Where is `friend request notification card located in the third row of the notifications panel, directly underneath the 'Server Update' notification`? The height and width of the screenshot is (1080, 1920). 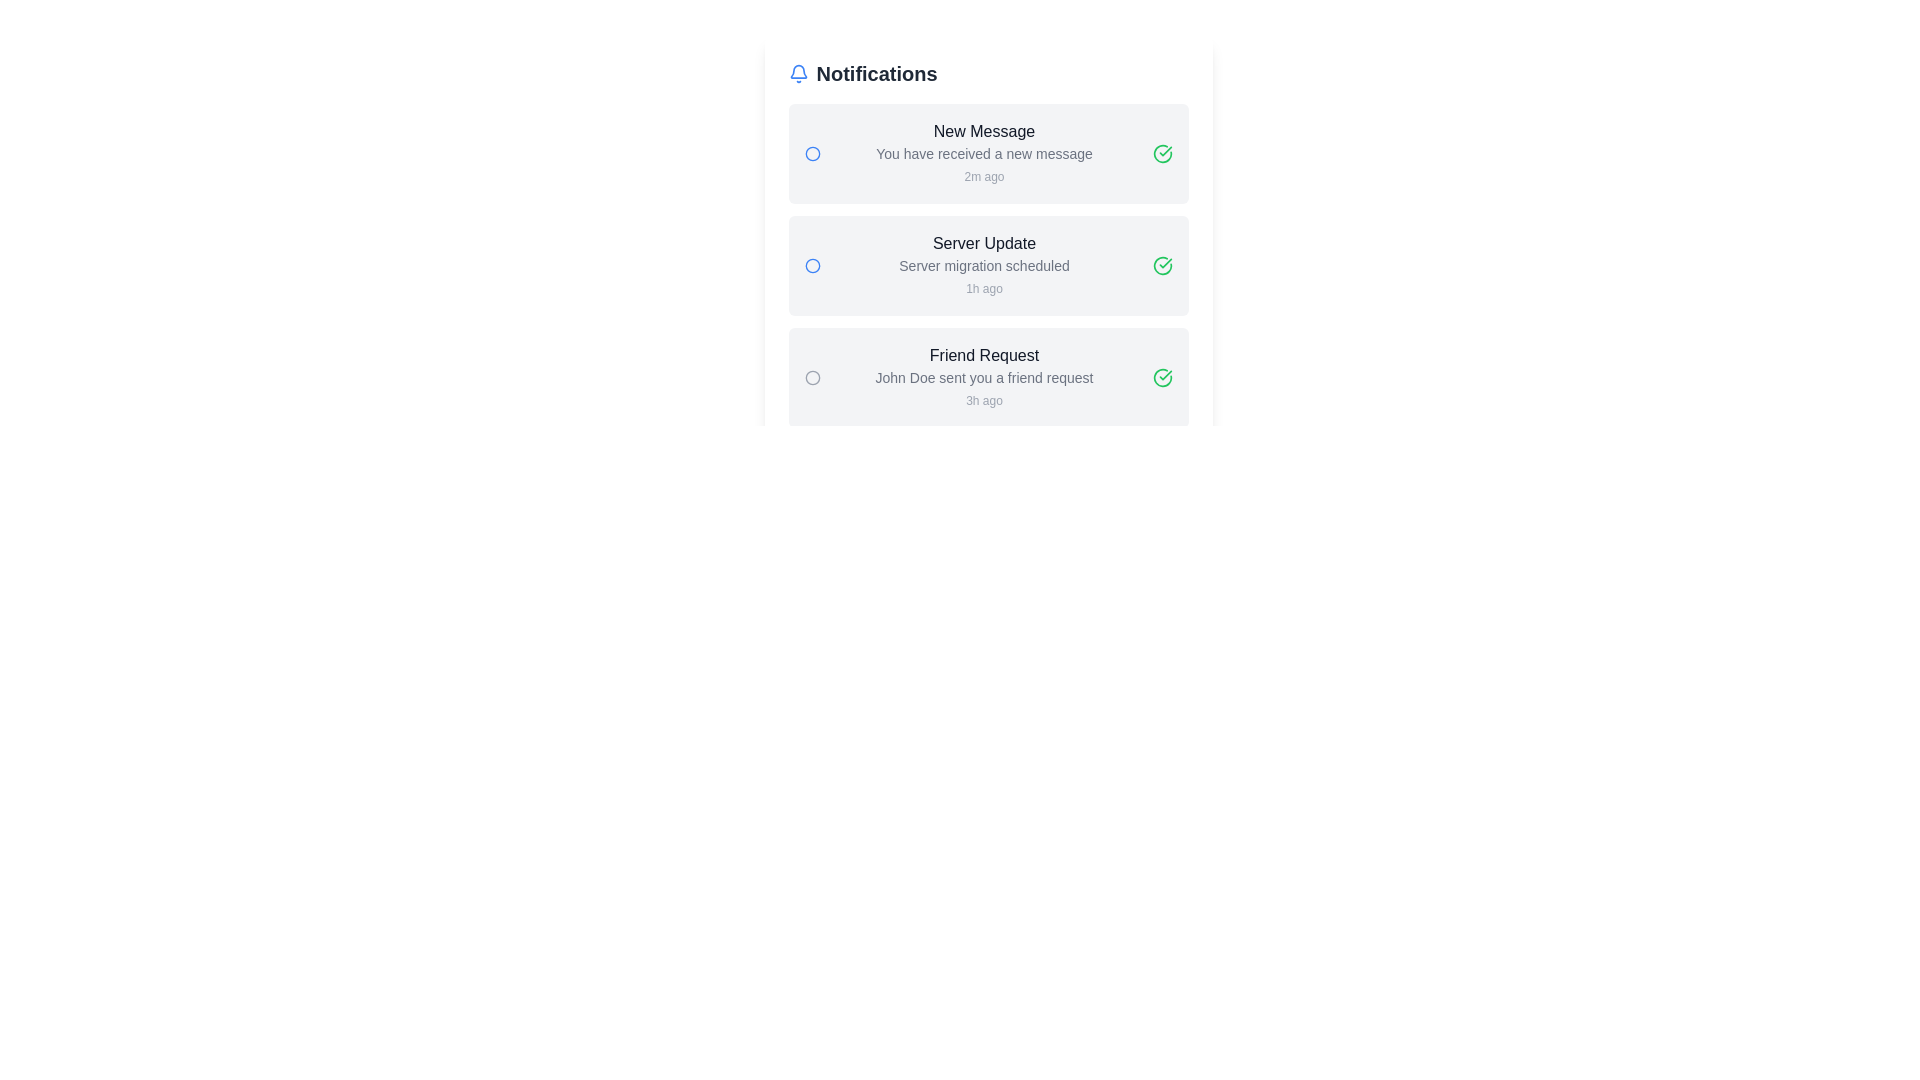 friend request notification card located in the third row of the notifications panel, directly underneath the 'Server Update' notification is located at coordinates (984, 378).